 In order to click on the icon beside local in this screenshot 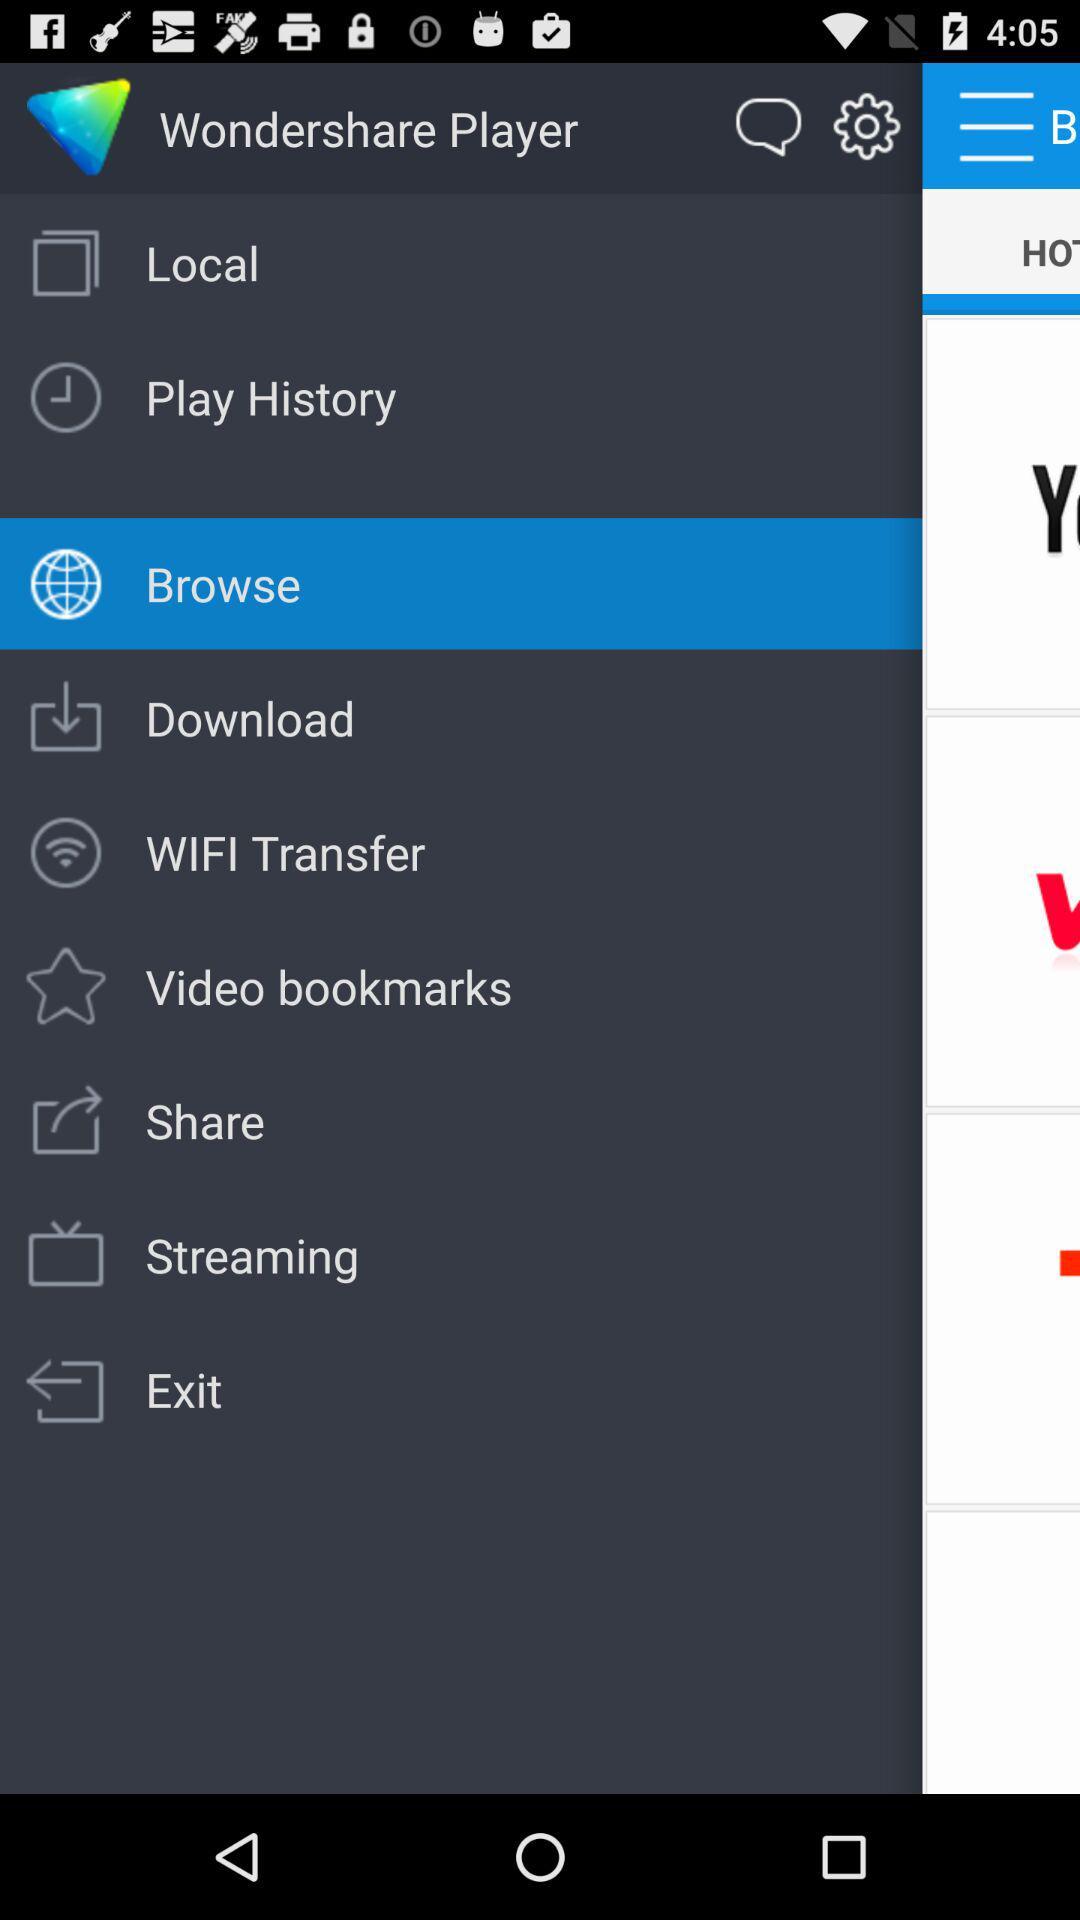, I will do `click(65, 262)`.